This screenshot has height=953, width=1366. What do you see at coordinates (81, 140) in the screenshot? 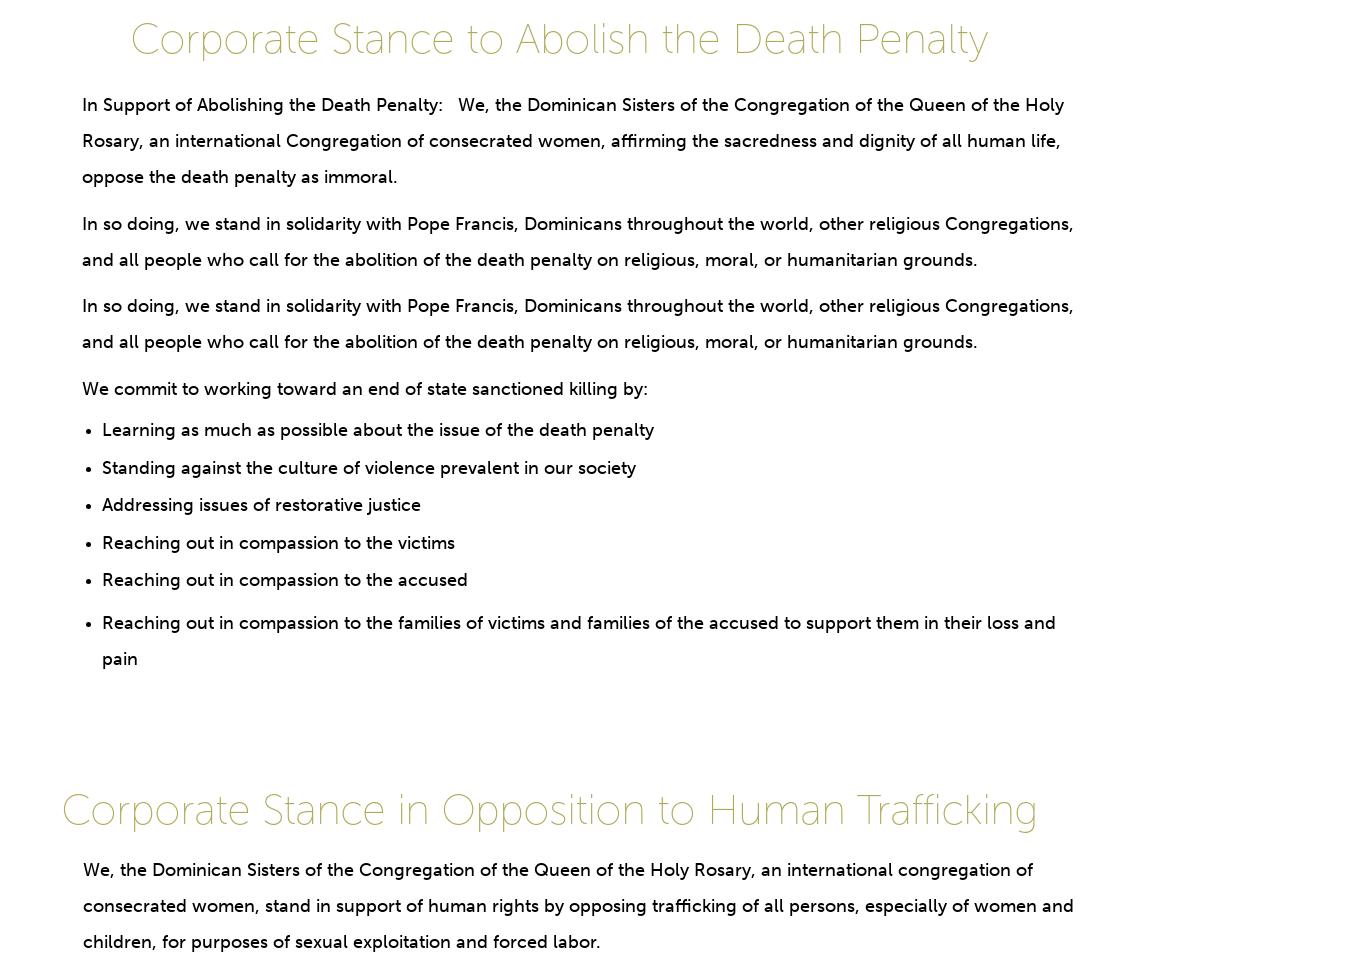
I see `'In Support of Abolishing the Death Penalty:   We, the Dominican Sisters of the Congregation of the Queen of the Holy Rosary, an international Congregation of consecrated women, affirming the sacredness and dignity of all human life, oppose the death penalty as immoral.'` at bounding box center [81, 140].